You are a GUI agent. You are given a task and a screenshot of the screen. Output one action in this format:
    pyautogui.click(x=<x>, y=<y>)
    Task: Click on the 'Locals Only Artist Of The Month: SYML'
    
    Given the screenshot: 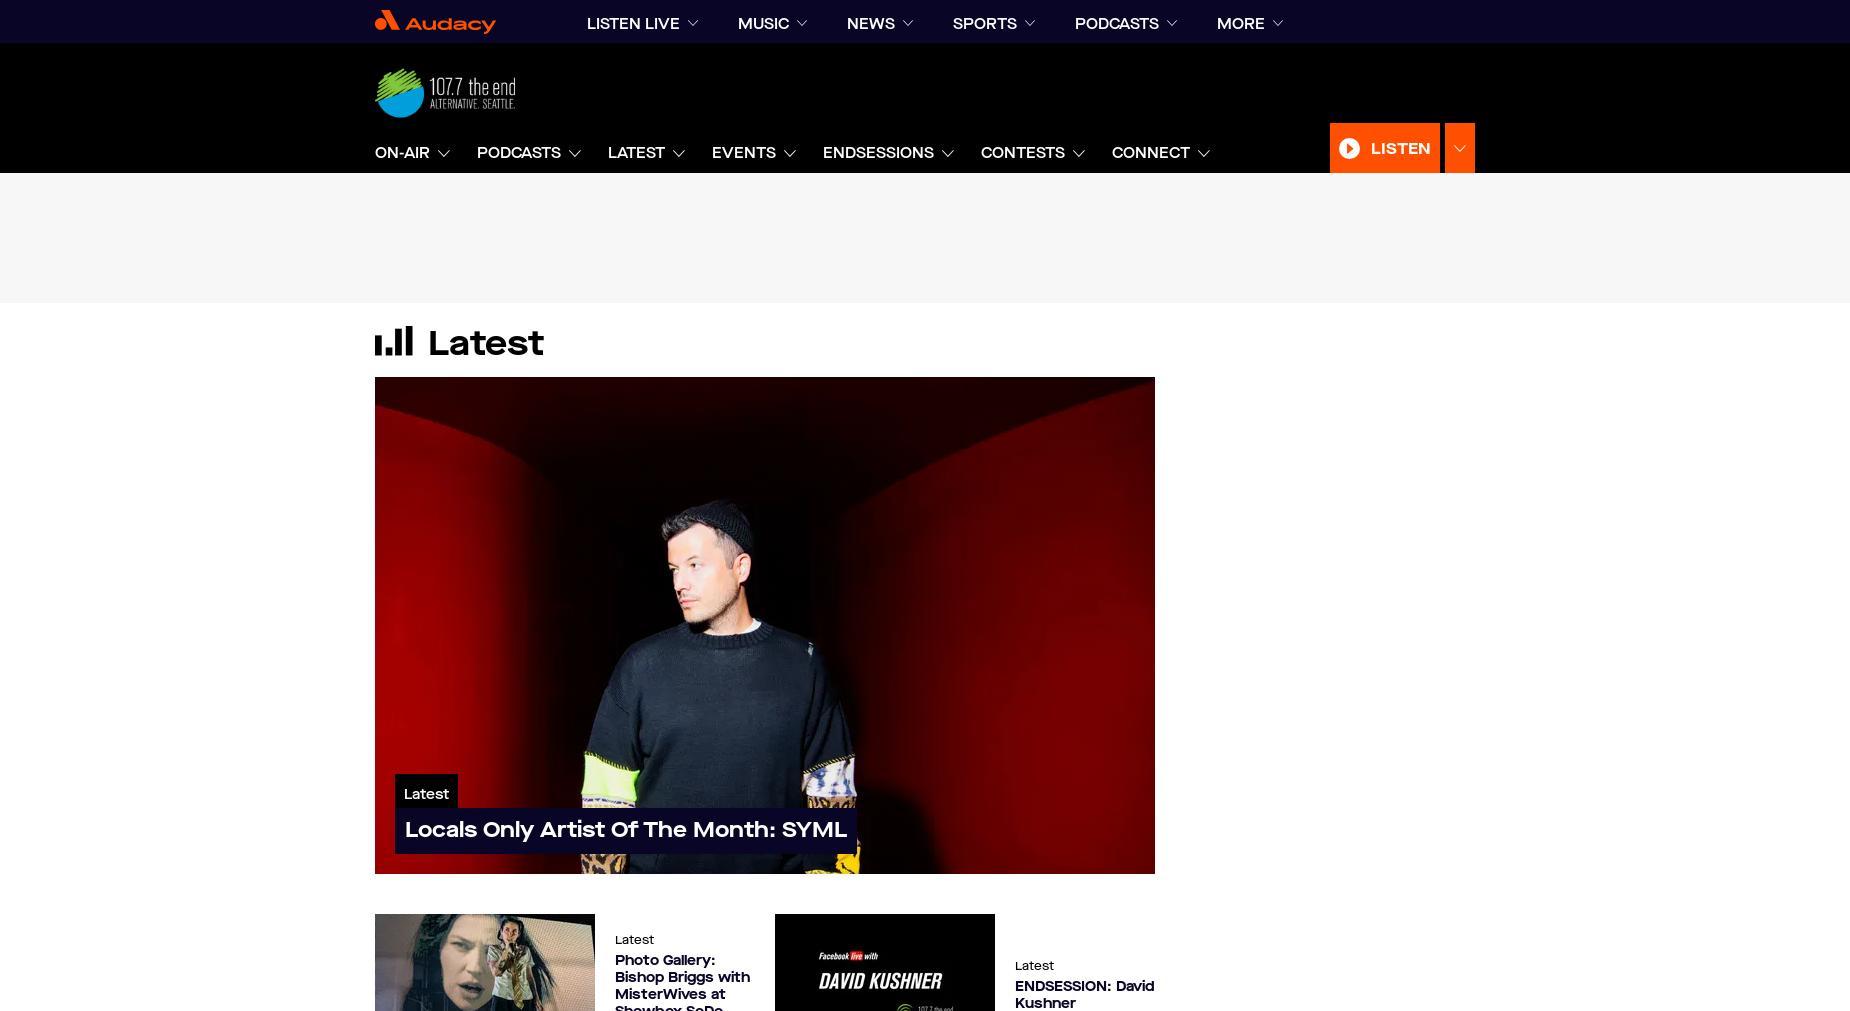 What is the action you would take?
    pyautogui.click(x=626, y=828)
    